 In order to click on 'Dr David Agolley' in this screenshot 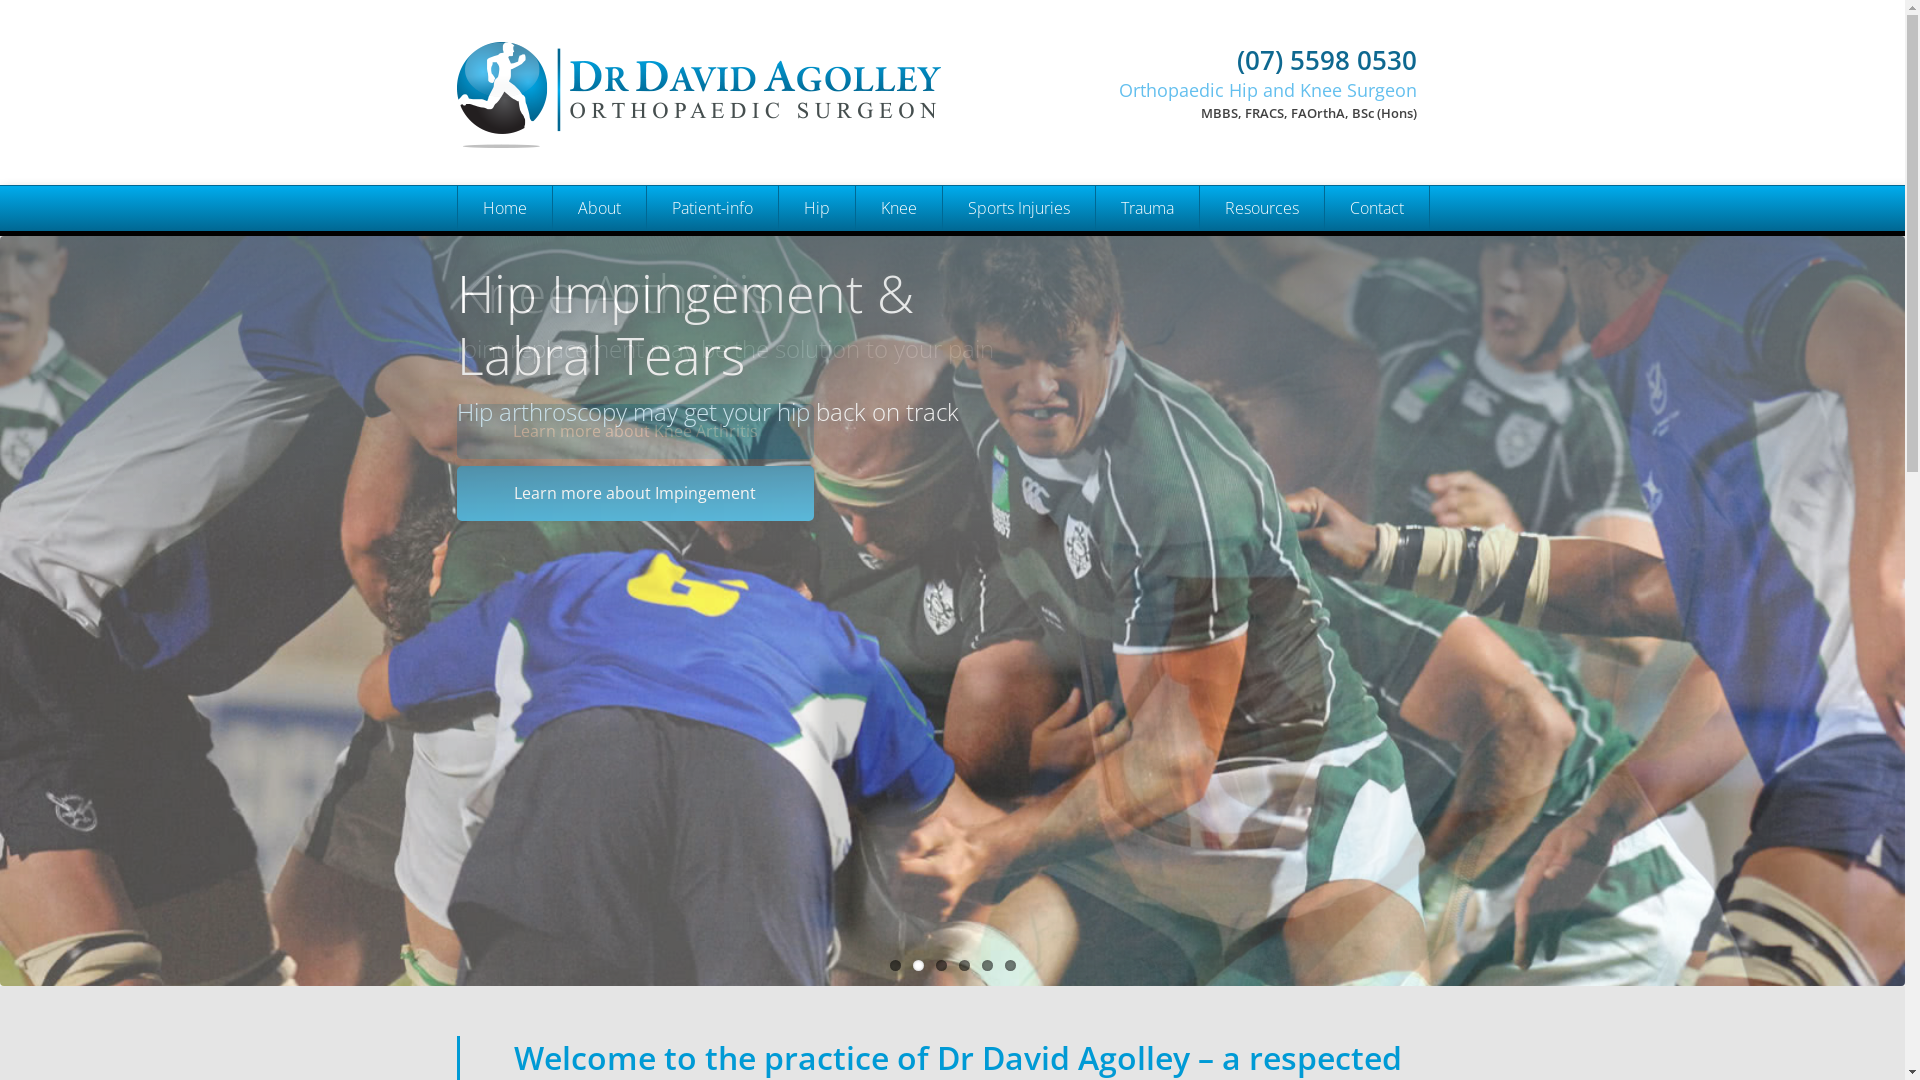, I will do `click(598, 252)`.